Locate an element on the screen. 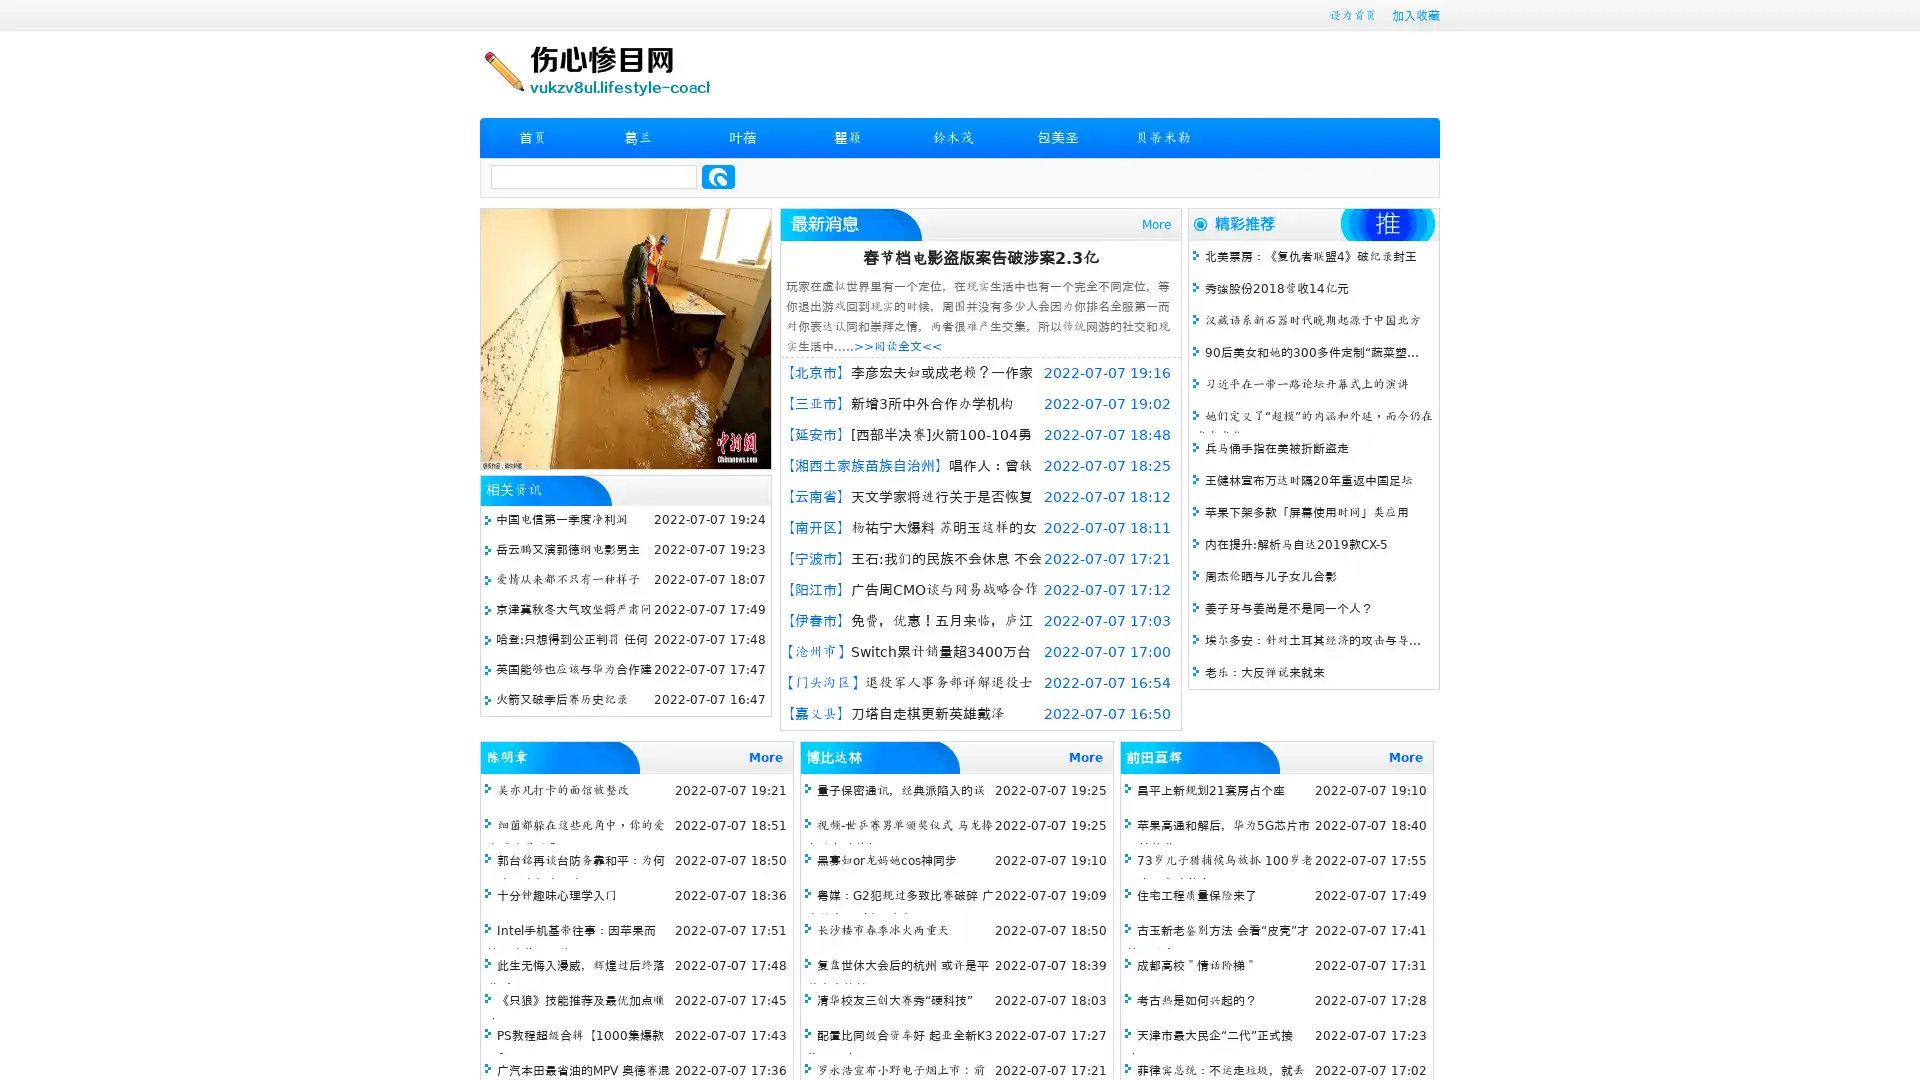  Search is located at coordinates (718, 176).